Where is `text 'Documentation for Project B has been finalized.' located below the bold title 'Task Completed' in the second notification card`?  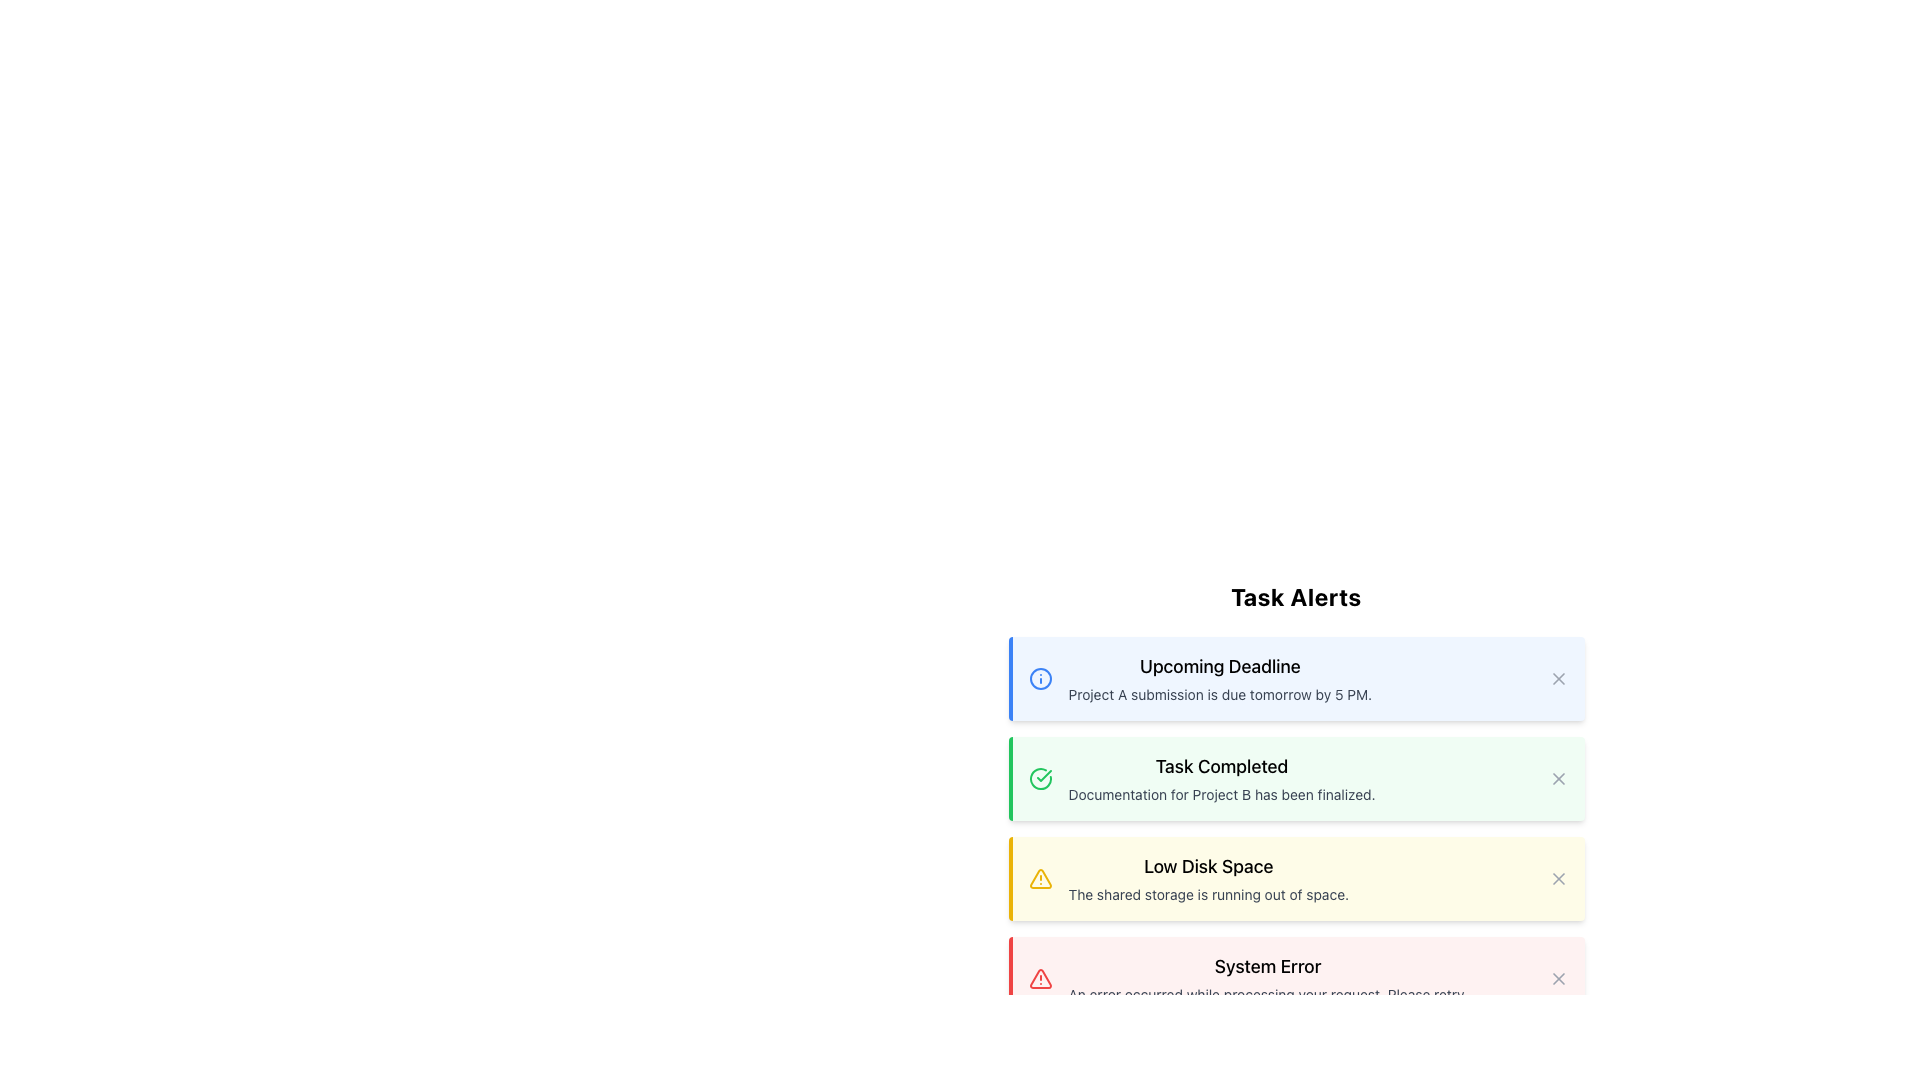 text 'Documentation for Project B has been finalized.' located below the bold title 'Task Completed' in the second notification card is located at coordinates (1221, 793).